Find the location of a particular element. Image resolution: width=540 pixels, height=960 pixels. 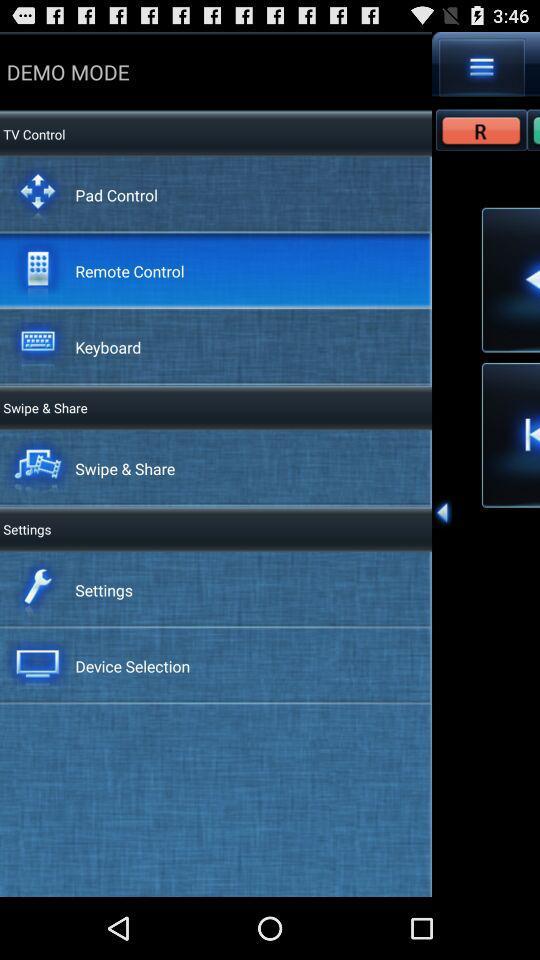

the pad control icon is located at coordinates (116, 194).